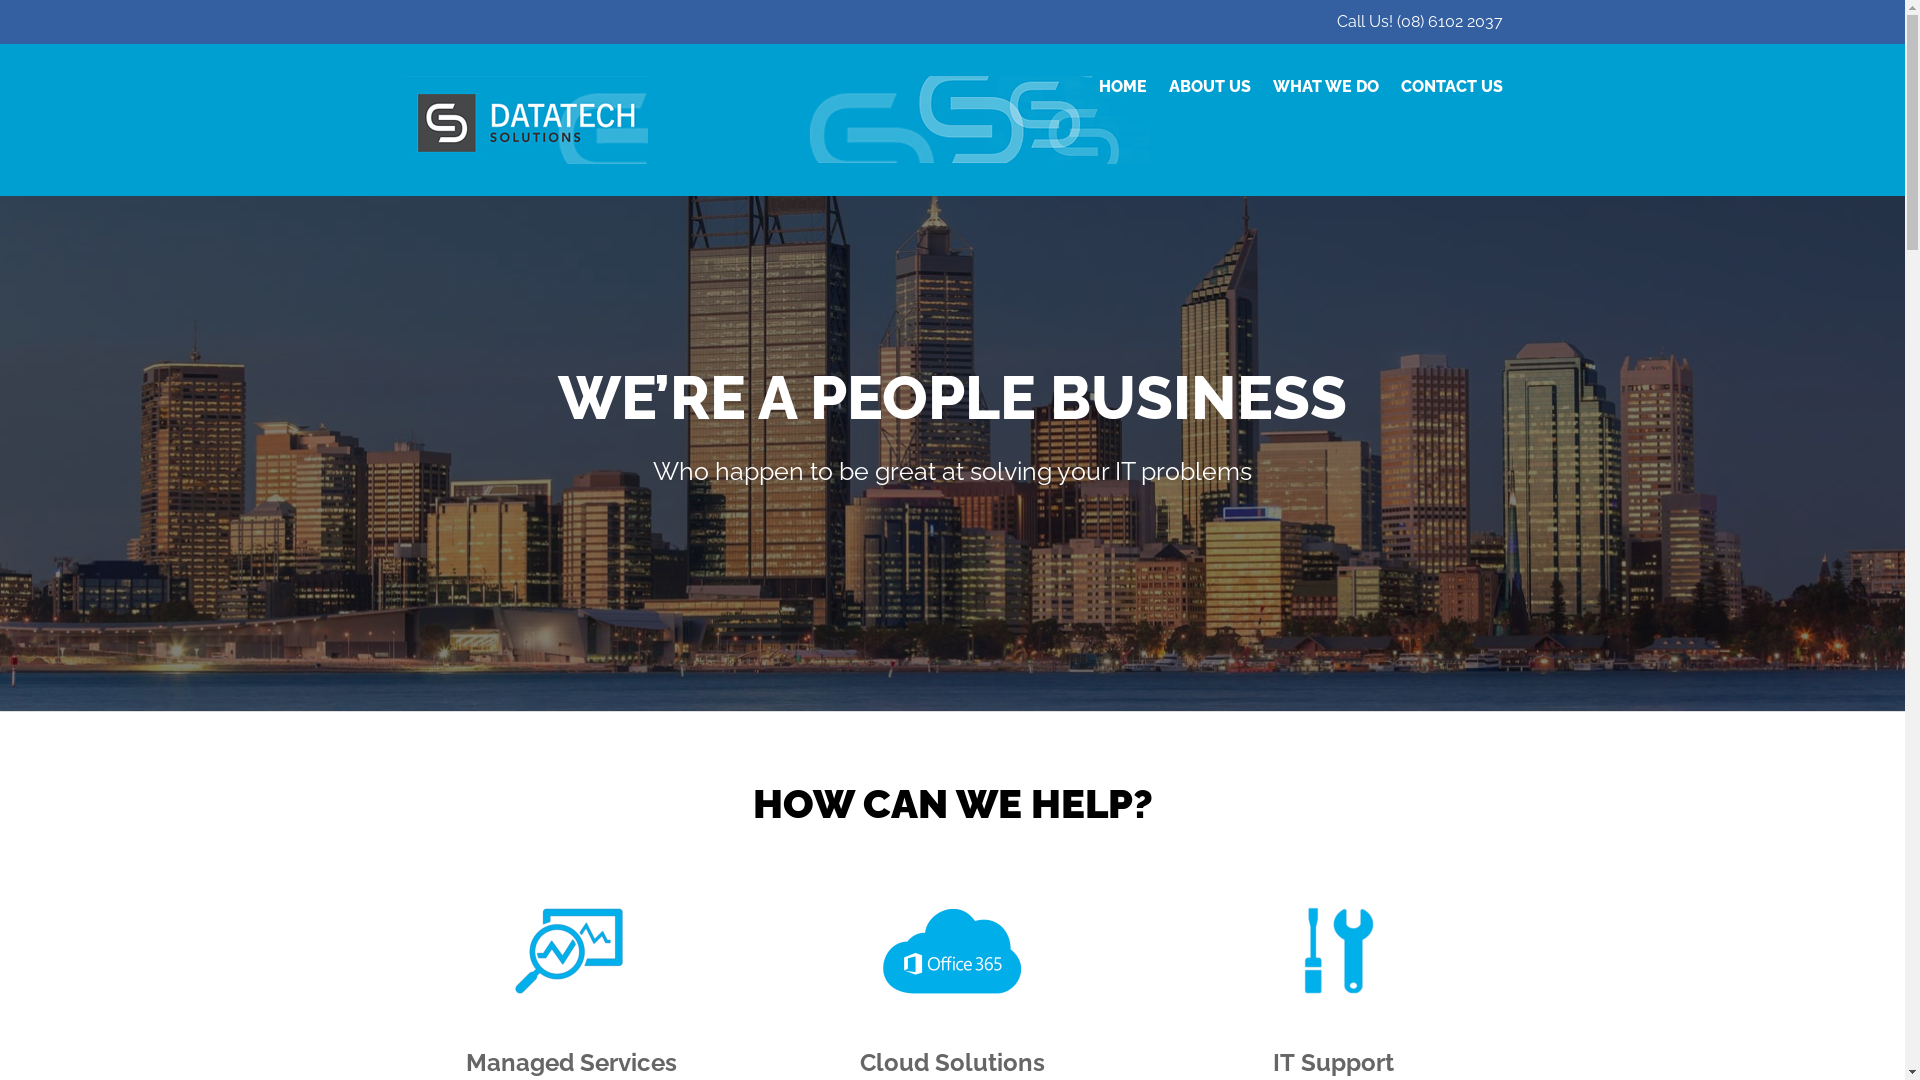  Describe the element at coordinates (1334, 950) in the screenshot. I see `'IT-Support-Icon-LB'` at that location.